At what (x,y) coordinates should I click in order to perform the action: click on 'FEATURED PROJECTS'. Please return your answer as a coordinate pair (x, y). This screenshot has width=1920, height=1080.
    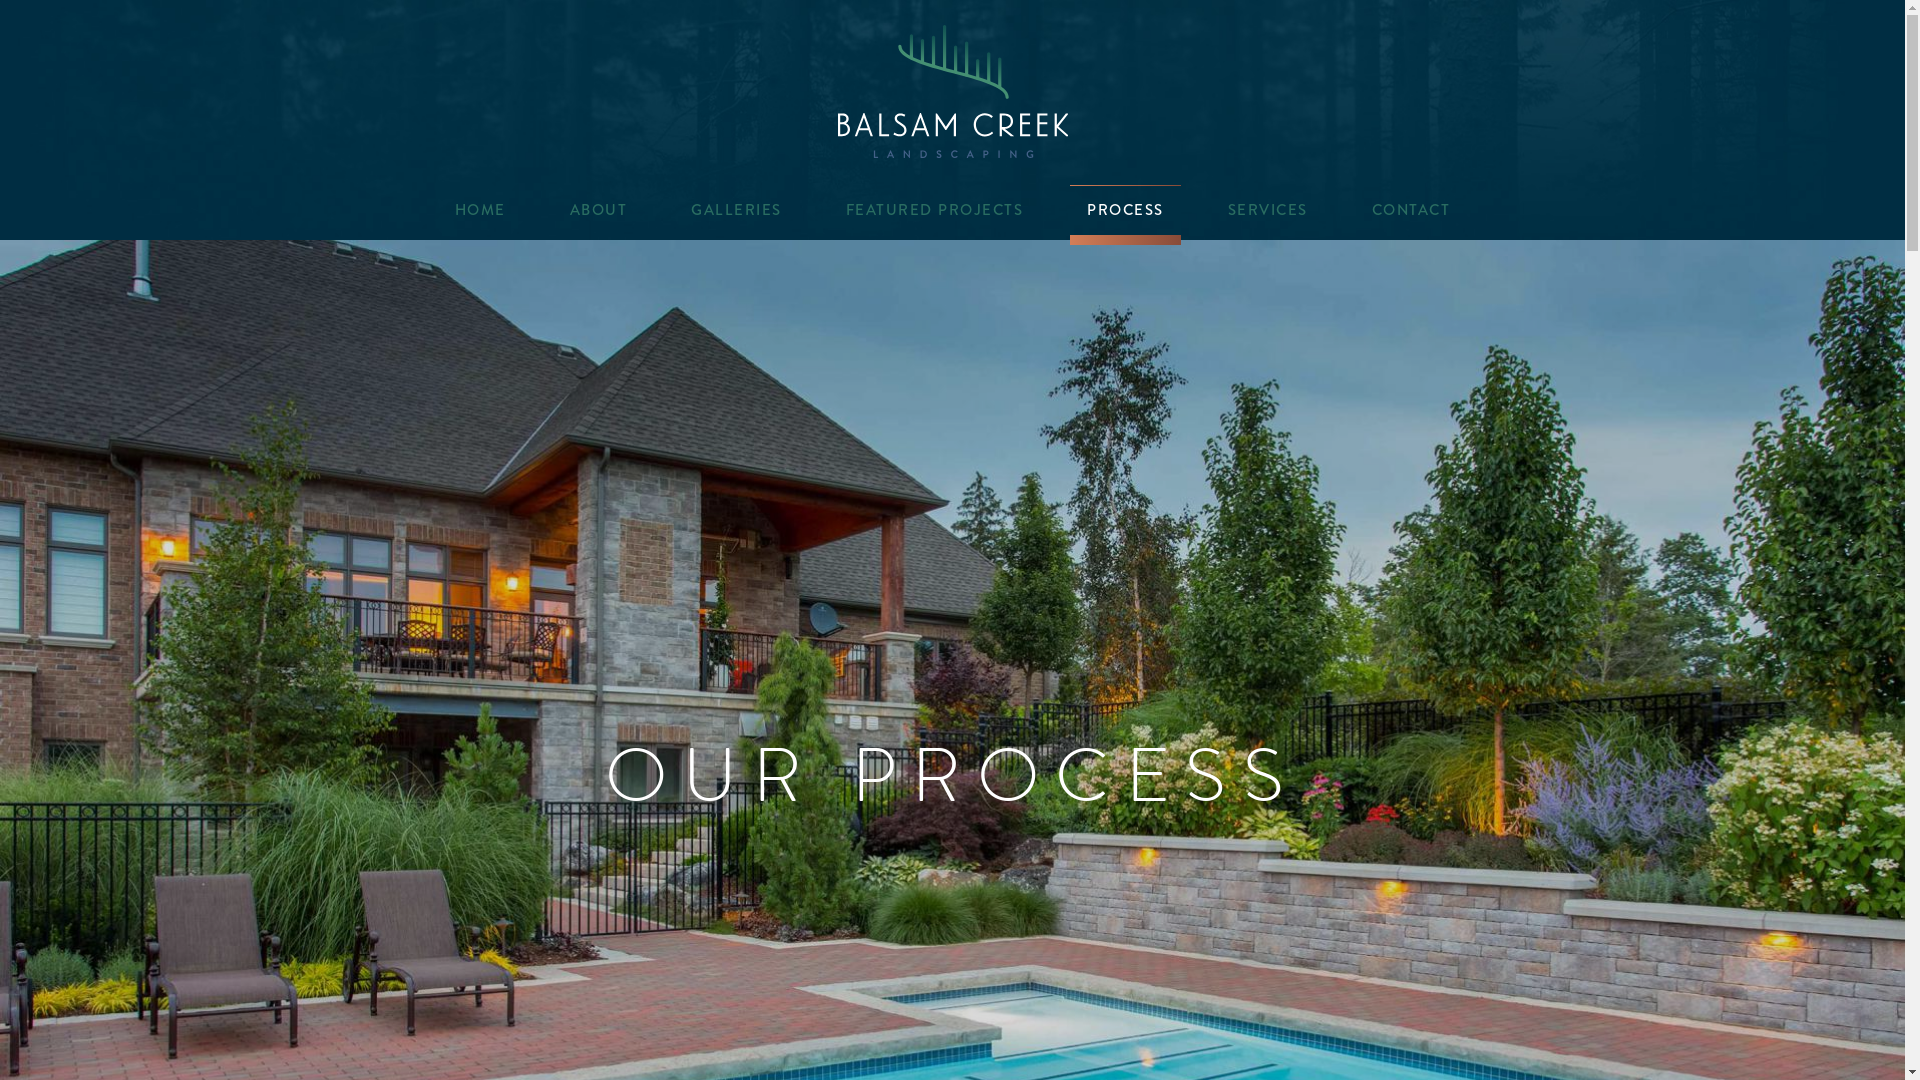
    Looking at the image, I should click on (934, 209).